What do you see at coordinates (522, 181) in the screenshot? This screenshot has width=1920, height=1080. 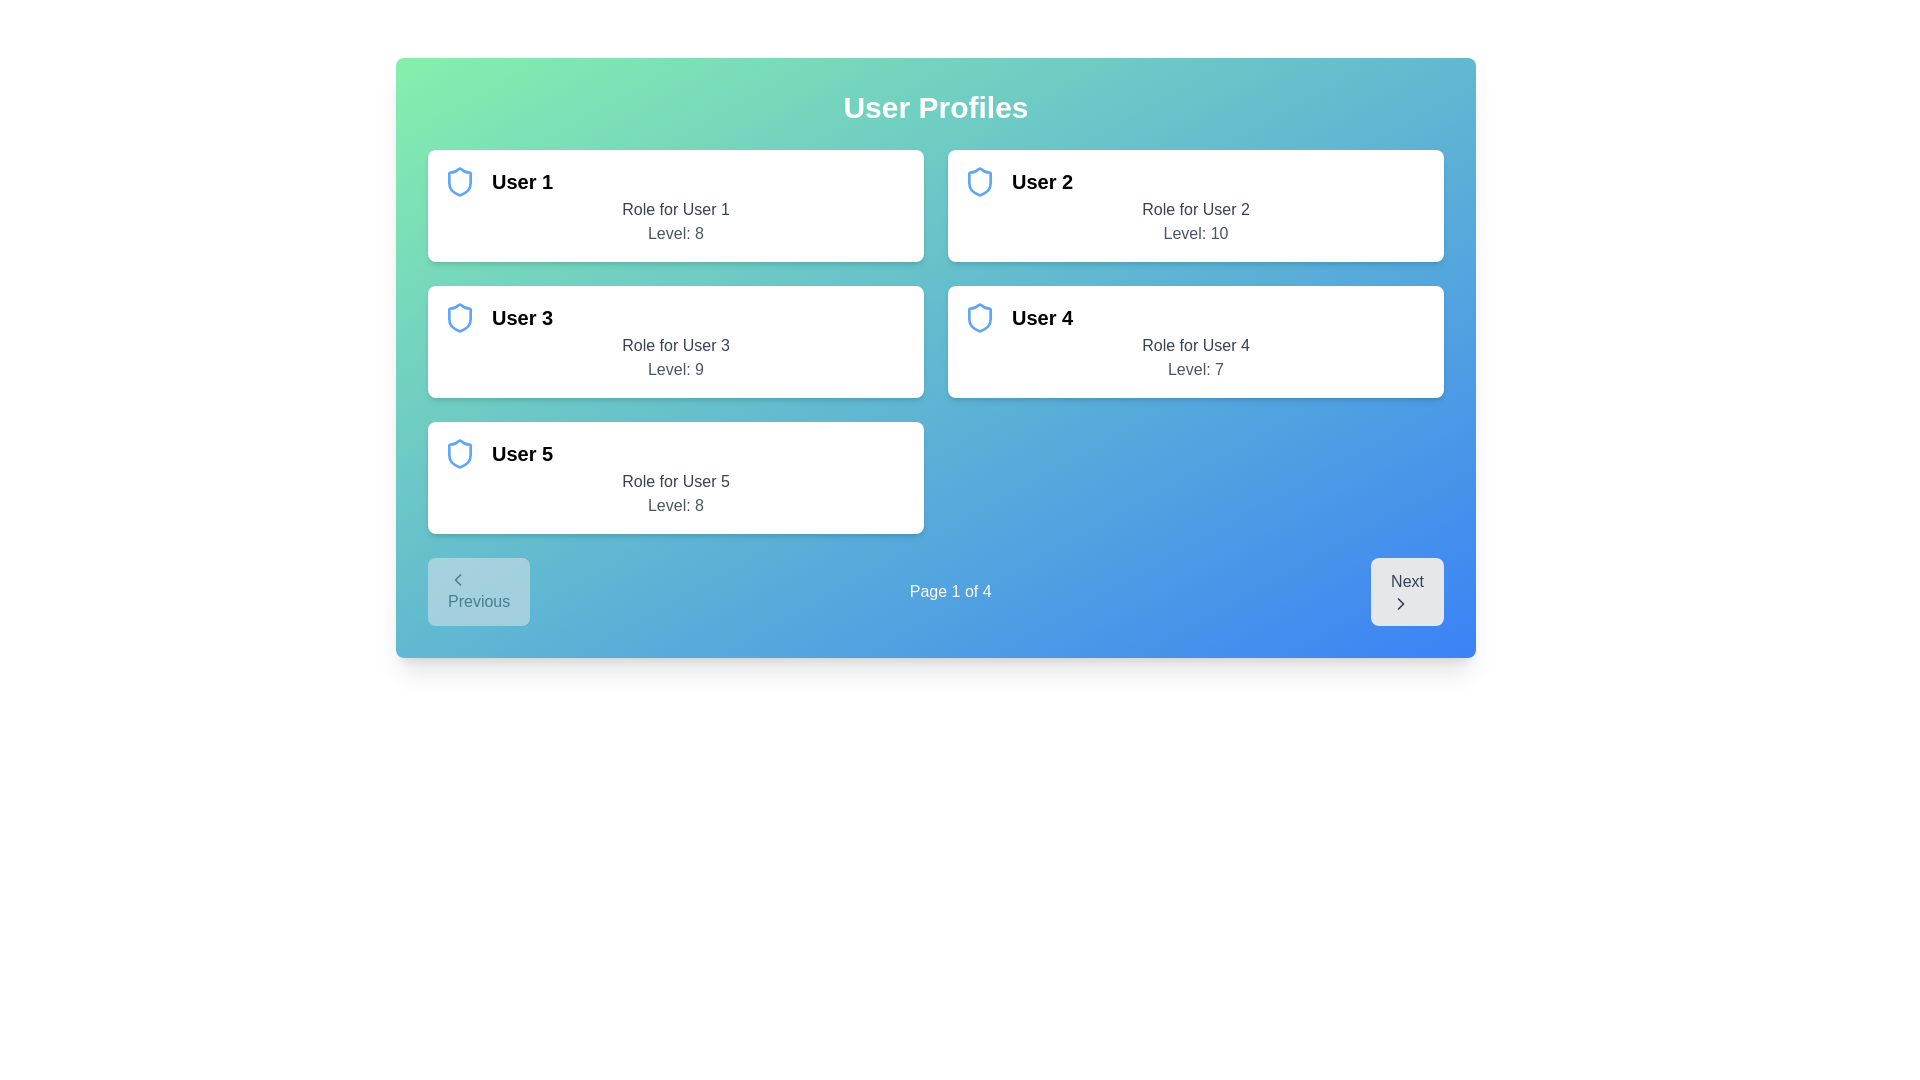 I see `the text label that identifies 'User 1' located at the top-left corner of the first card in the grid layout, to the right of the blue shield icon` at bounding box center [522, 181].